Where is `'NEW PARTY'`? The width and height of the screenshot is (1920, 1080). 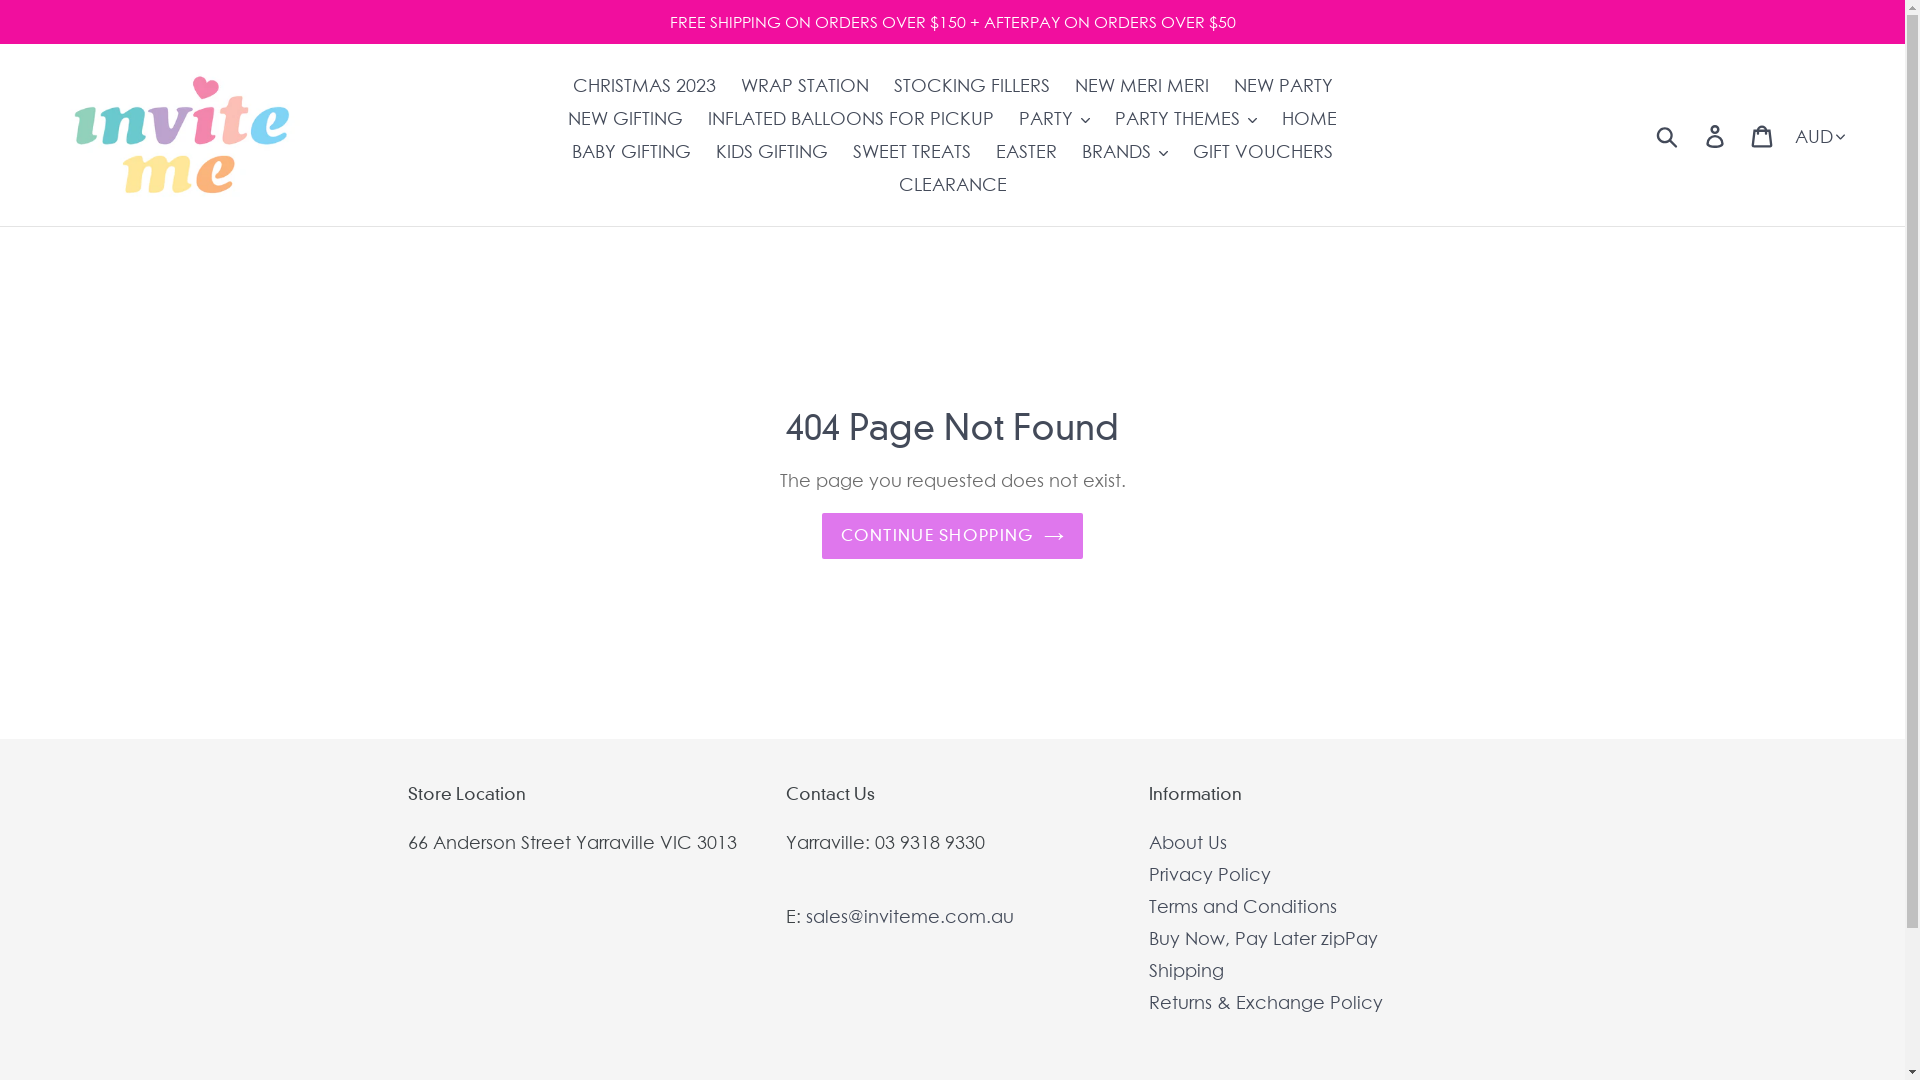
'NEW PARTY' is located at coordinates (1223, 84).